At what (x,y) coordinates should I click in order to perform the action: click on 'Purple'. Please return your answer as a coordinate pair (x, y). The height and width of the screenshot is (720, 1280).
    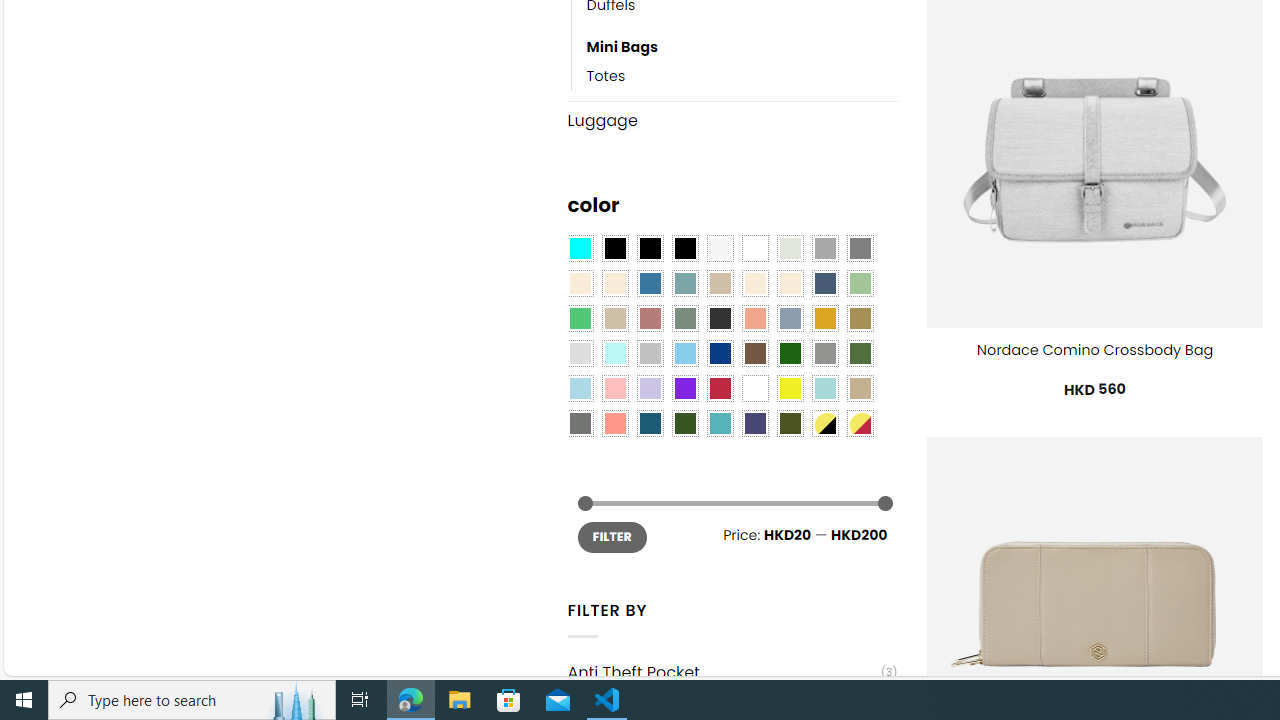
    Looking at the image, I should click on (684, 388).